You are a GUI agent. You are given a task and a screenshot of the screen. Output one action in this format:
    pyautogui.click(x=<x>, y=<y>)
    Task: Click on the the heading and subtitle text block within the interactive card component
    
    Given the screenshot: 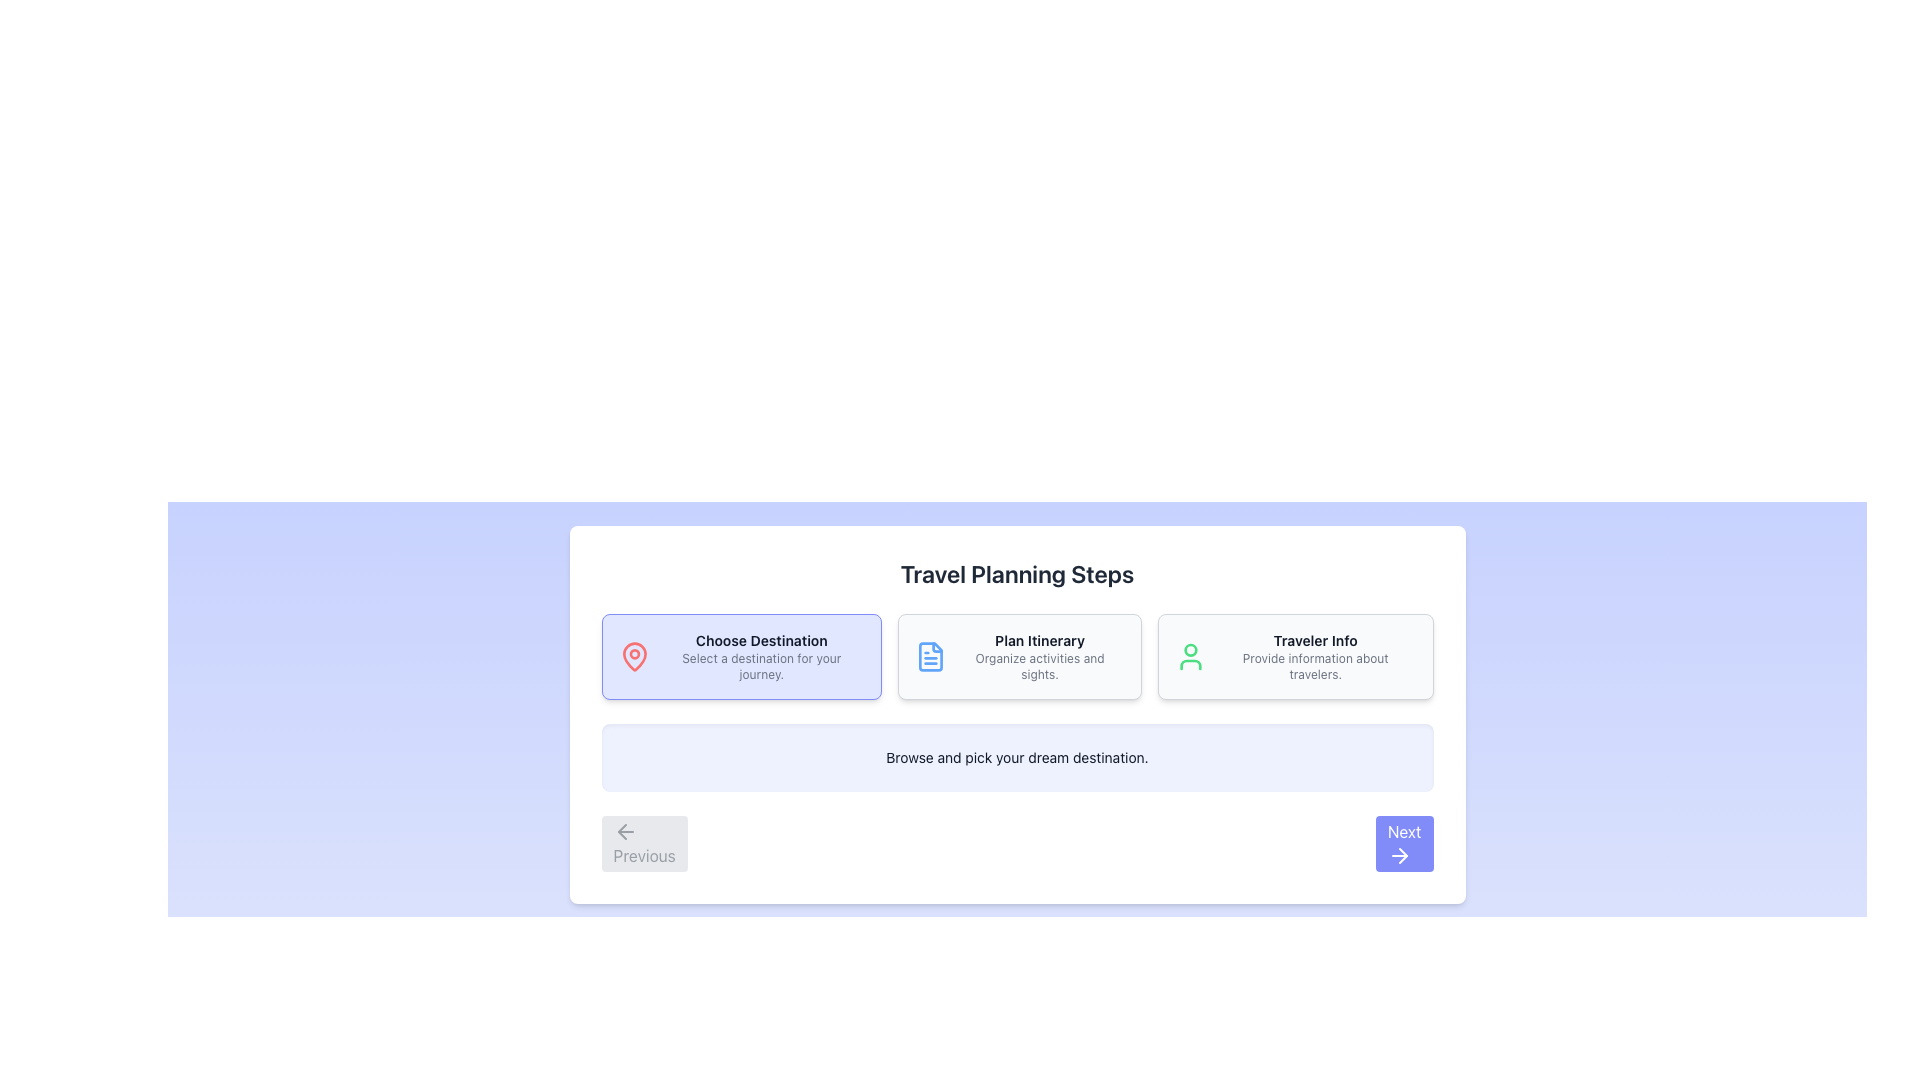 What is the action you would take?
    pyautogui.click(x=1315, y=656)
    